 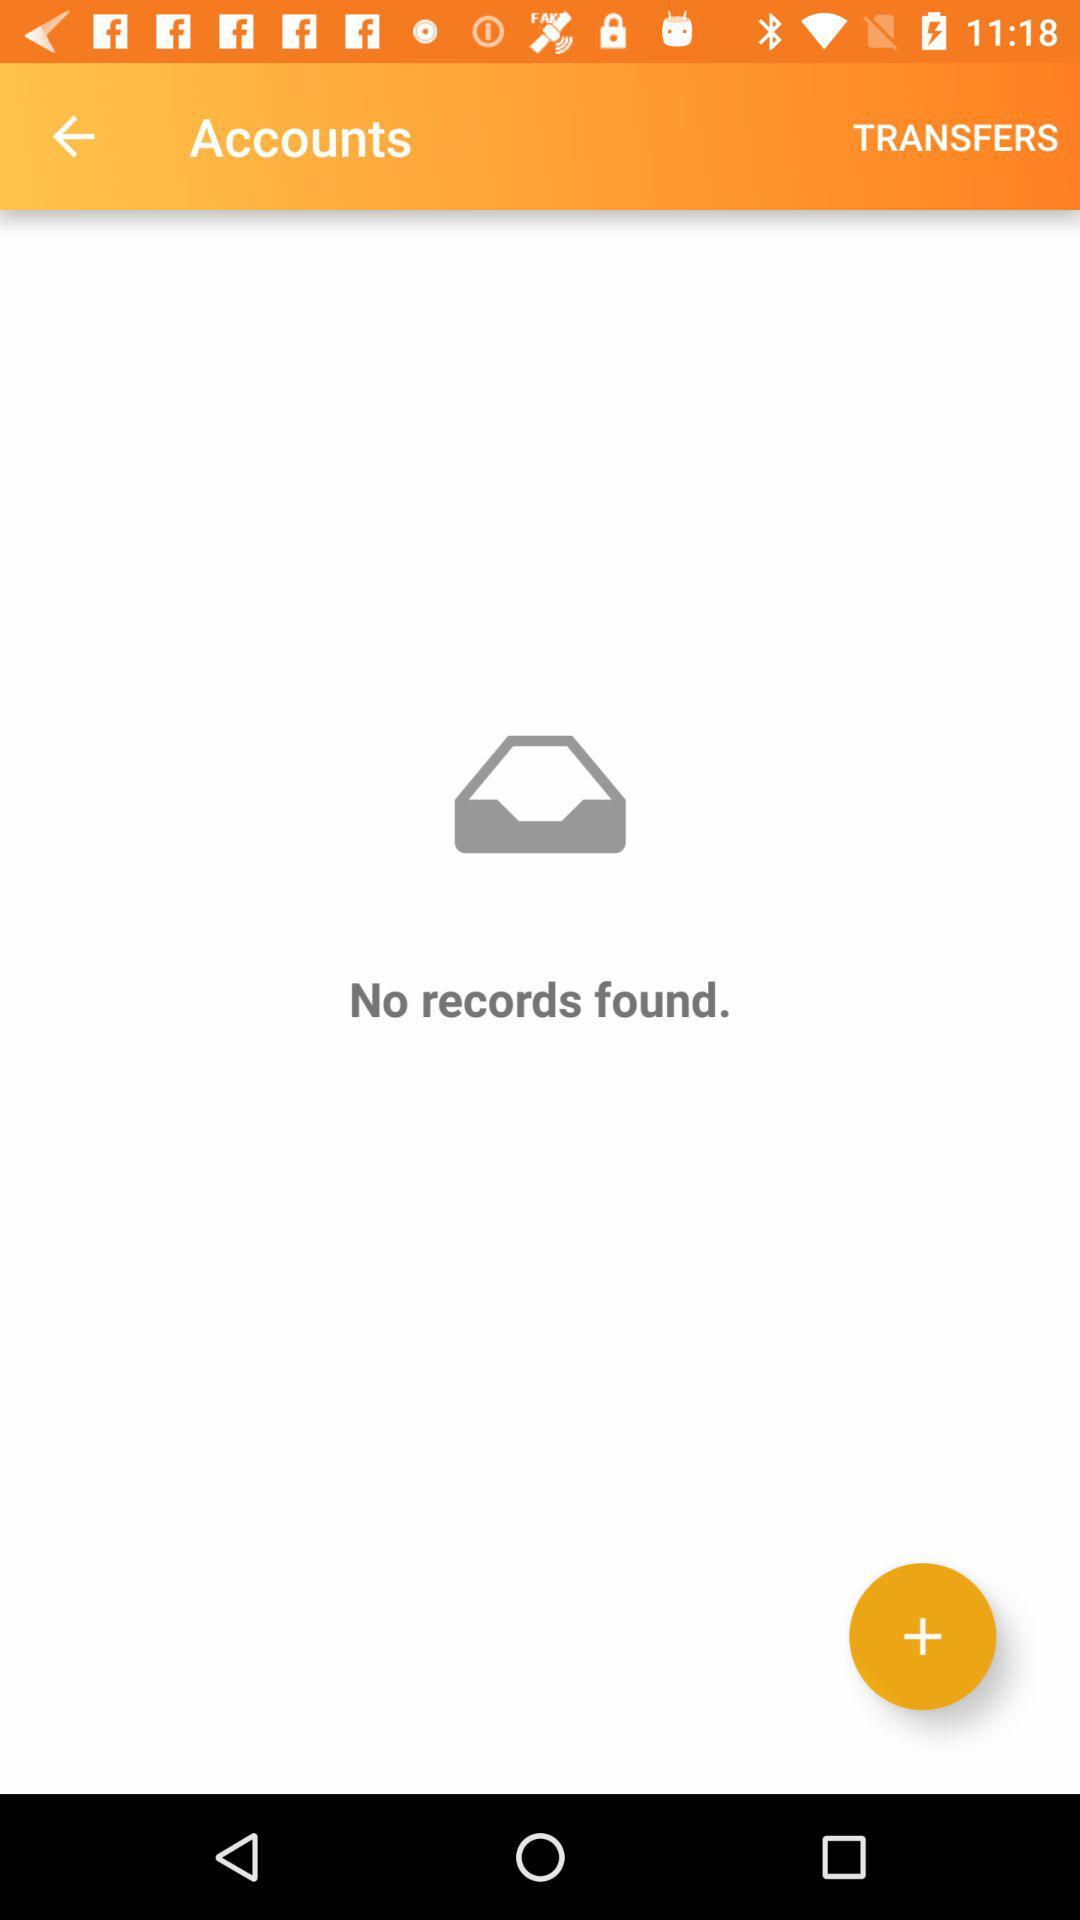 What do you see at coordinates (922, 1636) in the screenshot?
I see `the add icon` at bounding box center [922, 1636].